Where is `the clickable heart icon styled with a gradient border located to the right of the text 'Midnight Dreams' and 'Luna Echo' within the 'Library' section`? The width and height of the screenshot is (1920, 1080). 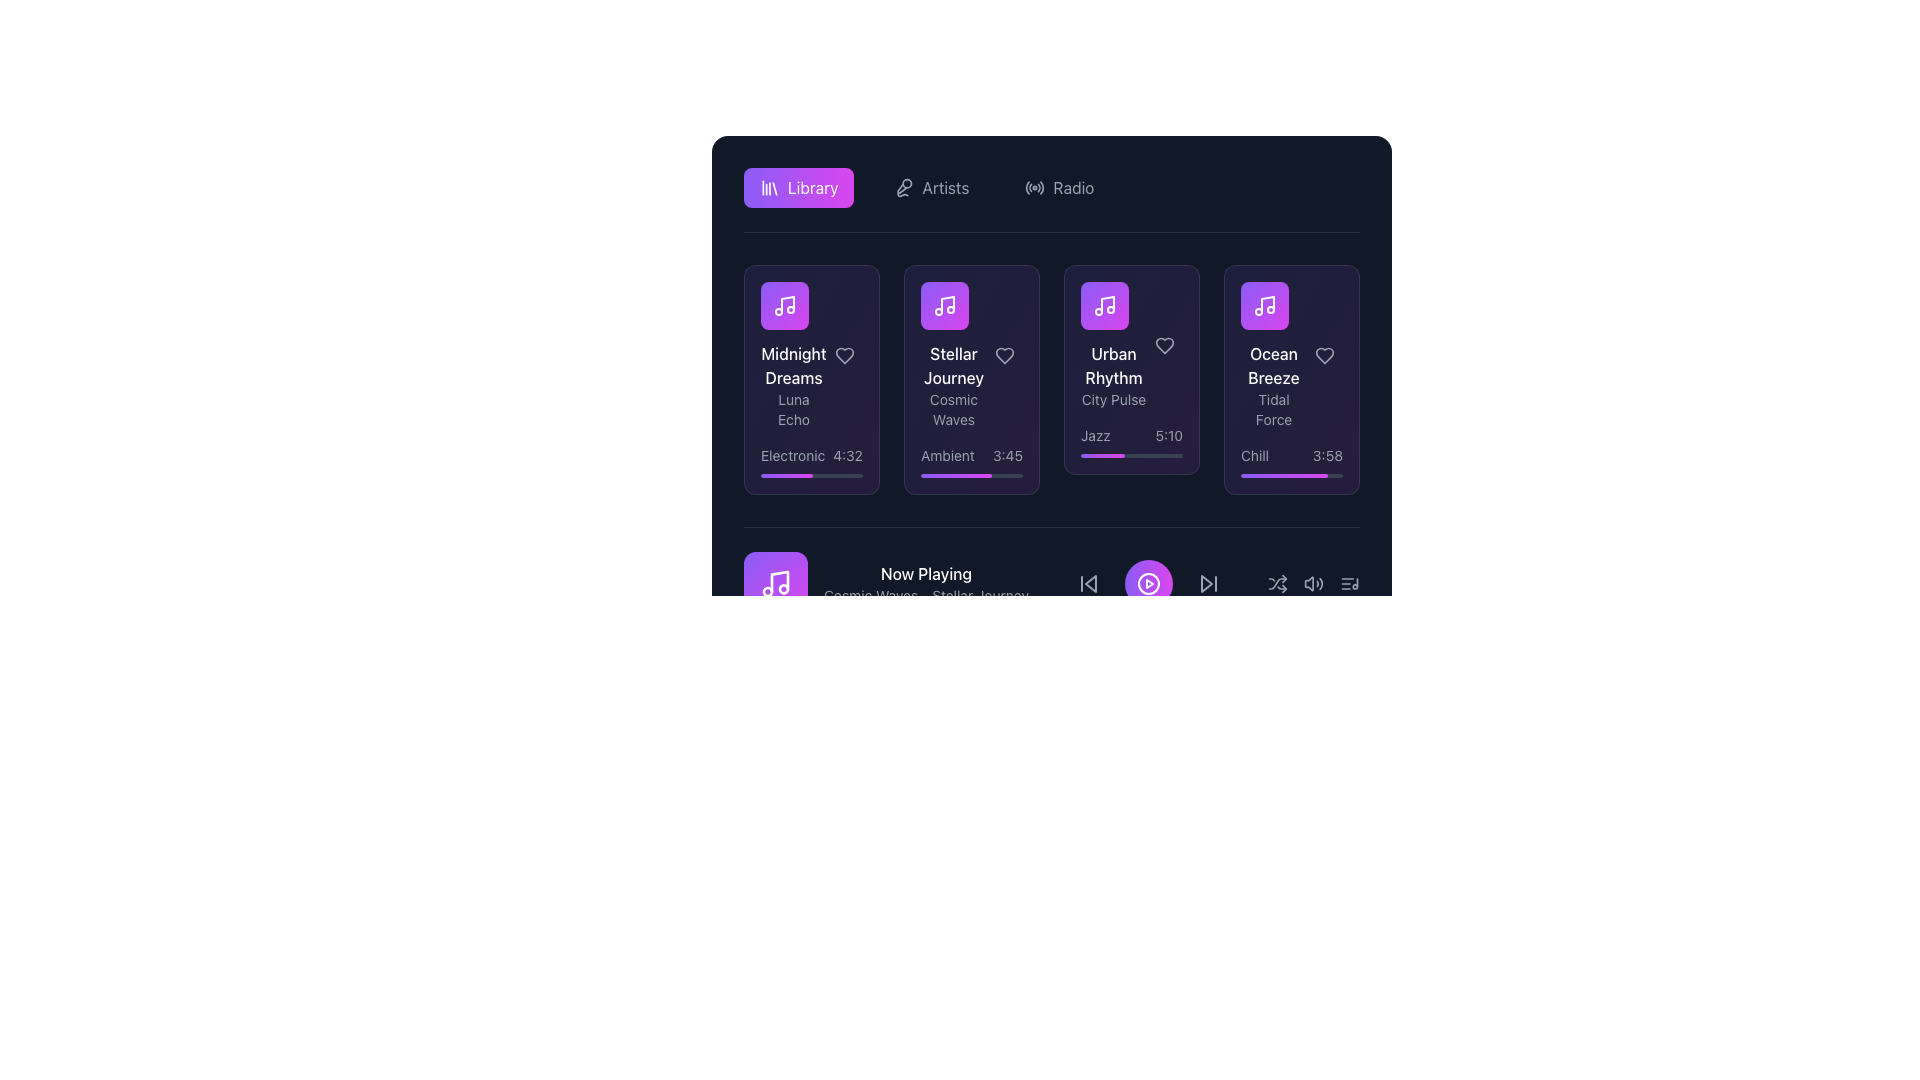 the clickable heart icon styled with a gradient border located to the right of the text 'Midnight Dreams' and 'Luna Echo' within the 'Library' section is located at coordinates (844, 354).